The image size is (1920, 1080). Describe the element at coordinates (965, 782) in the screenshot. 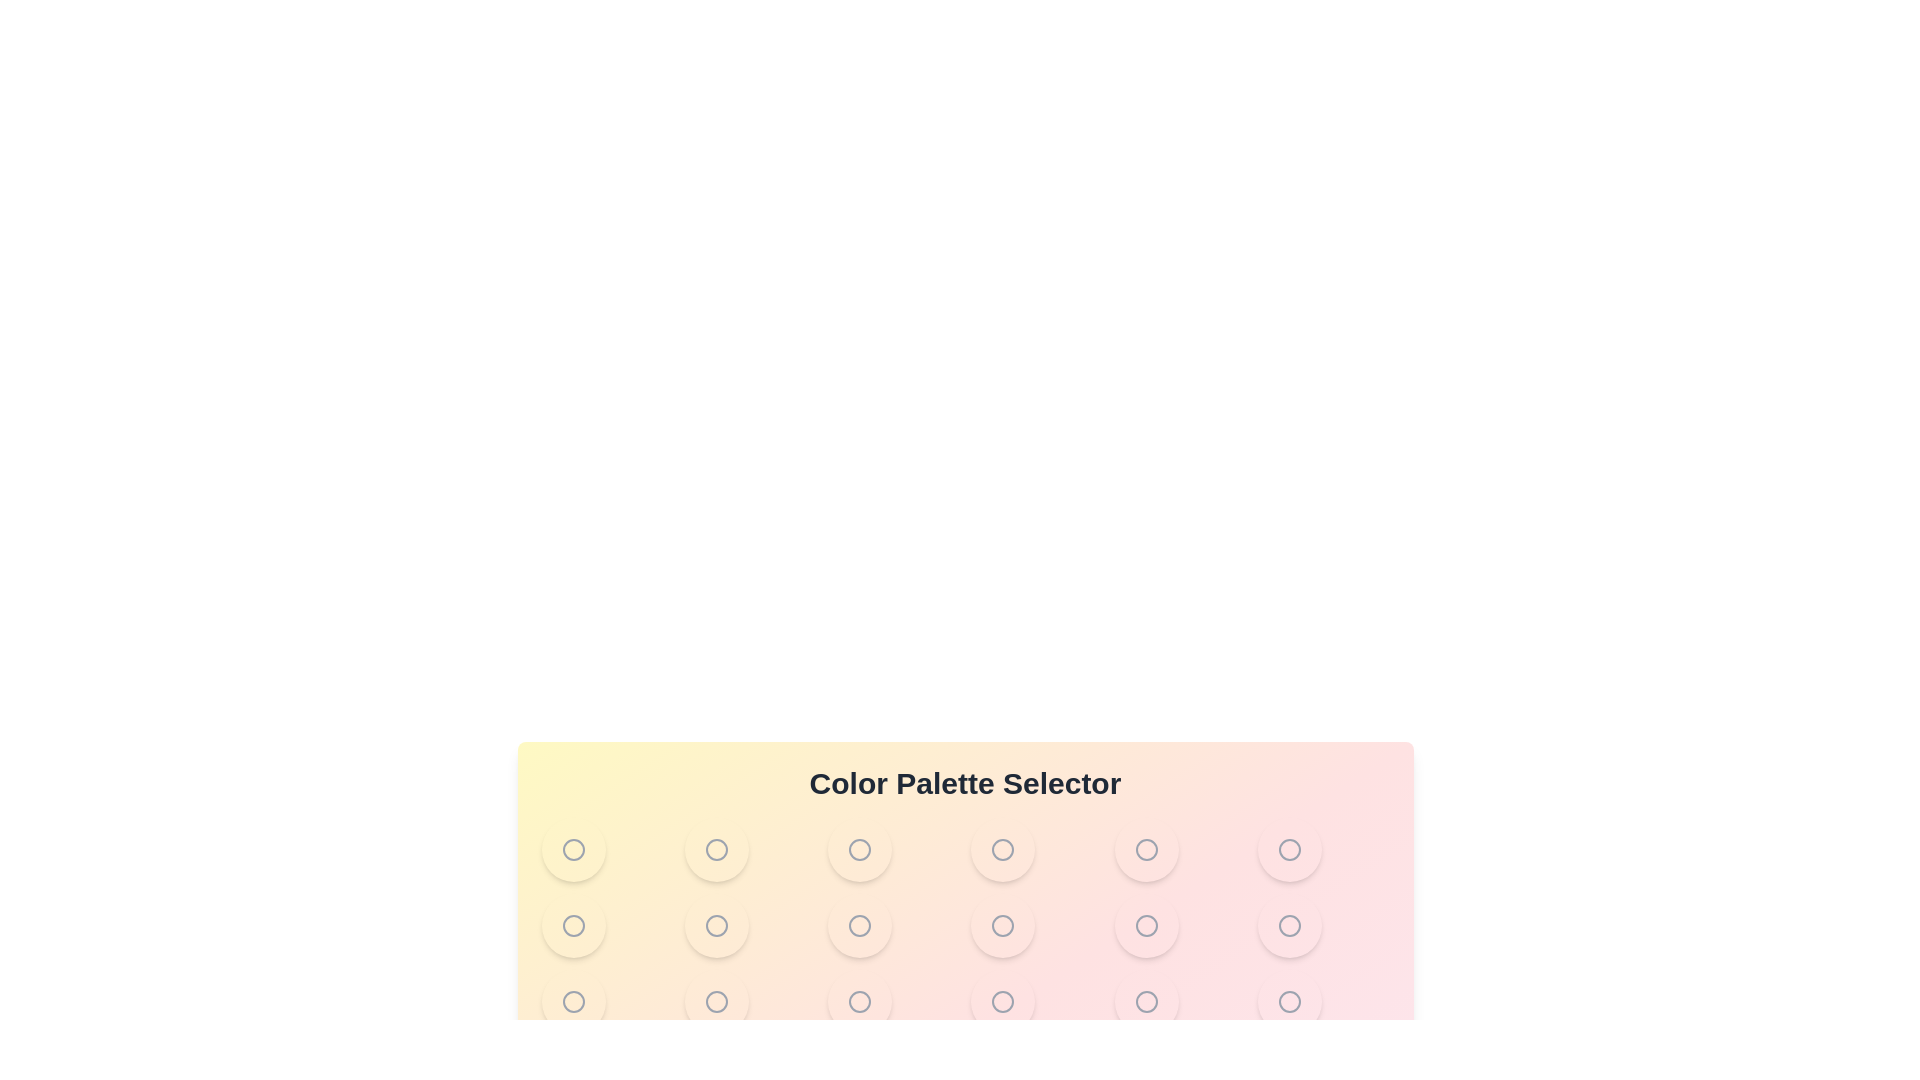

I see `the center of the title text 'Color Palette Selector'` at that location.